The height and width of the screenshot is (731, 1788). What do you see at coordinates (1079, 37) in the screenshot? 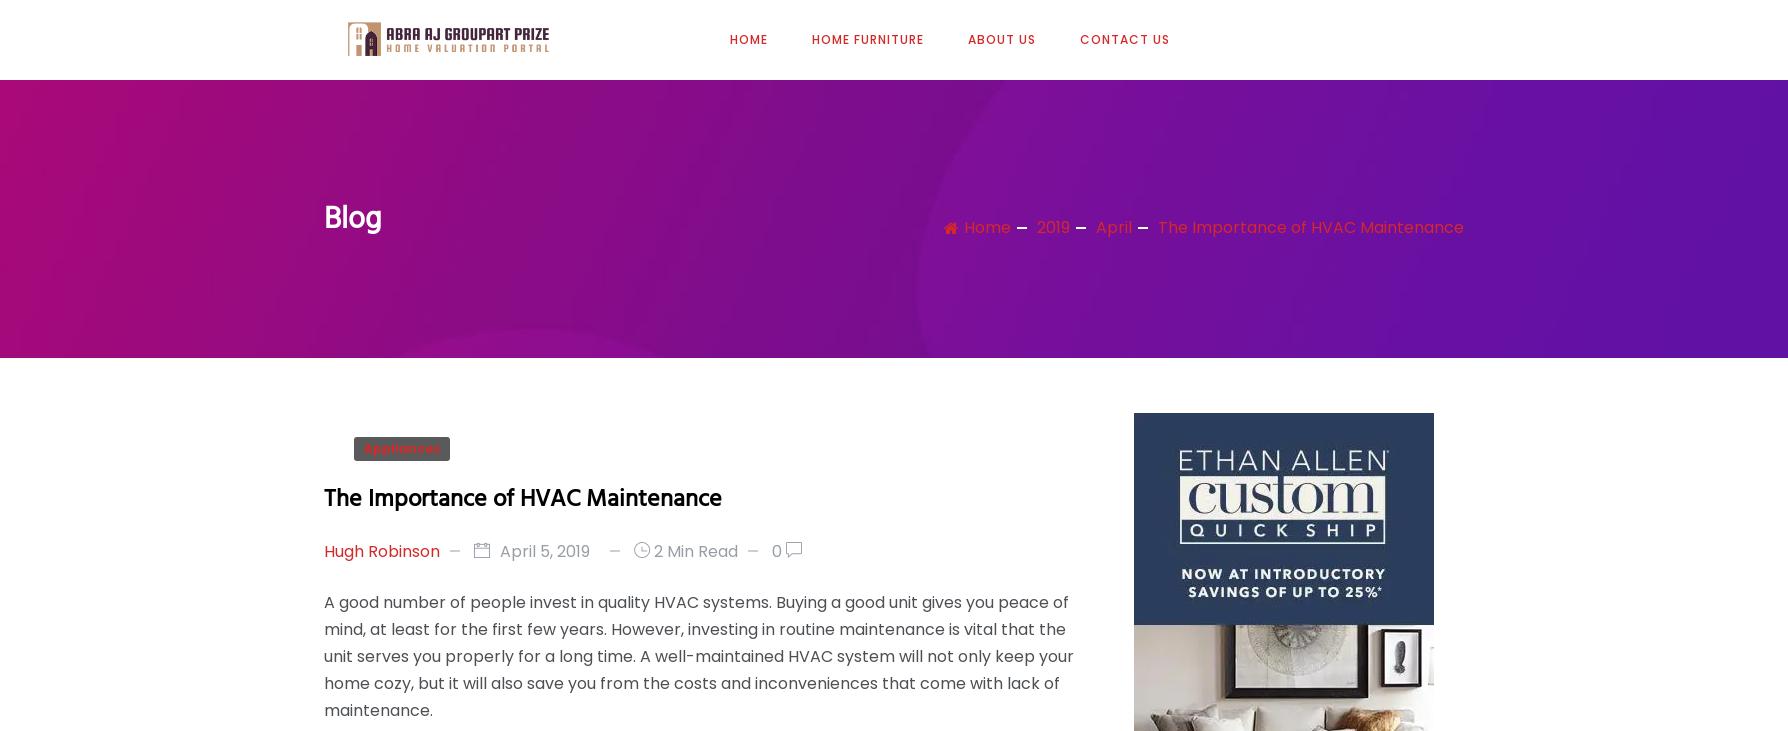
I see `'Contact Us'` at bounding box center [1079, 37].